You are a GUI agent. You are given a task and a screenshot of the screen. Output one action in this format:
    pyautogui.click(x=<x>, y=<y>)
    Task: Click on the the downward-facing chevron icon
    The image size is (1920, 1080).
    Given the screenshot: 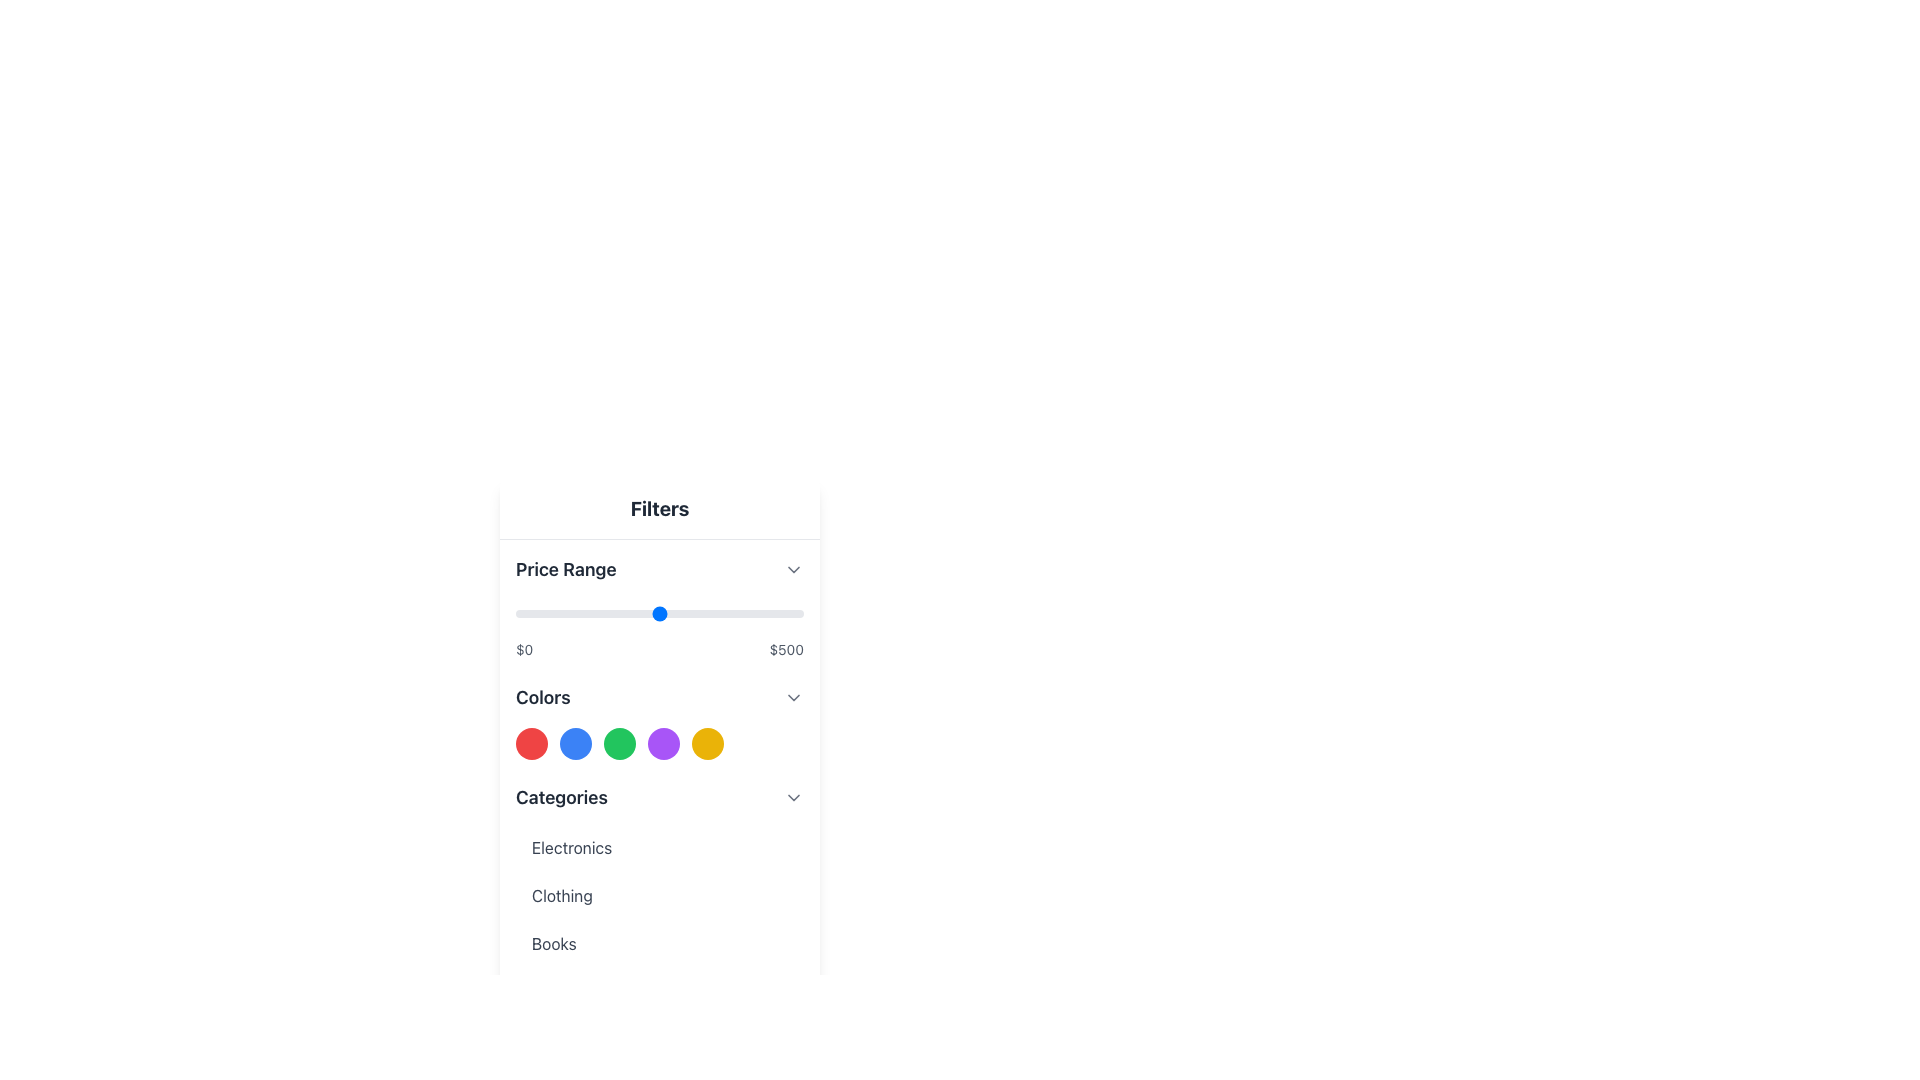 What is the action you would take?
    pyautogui.click(x=792, y=697)
    